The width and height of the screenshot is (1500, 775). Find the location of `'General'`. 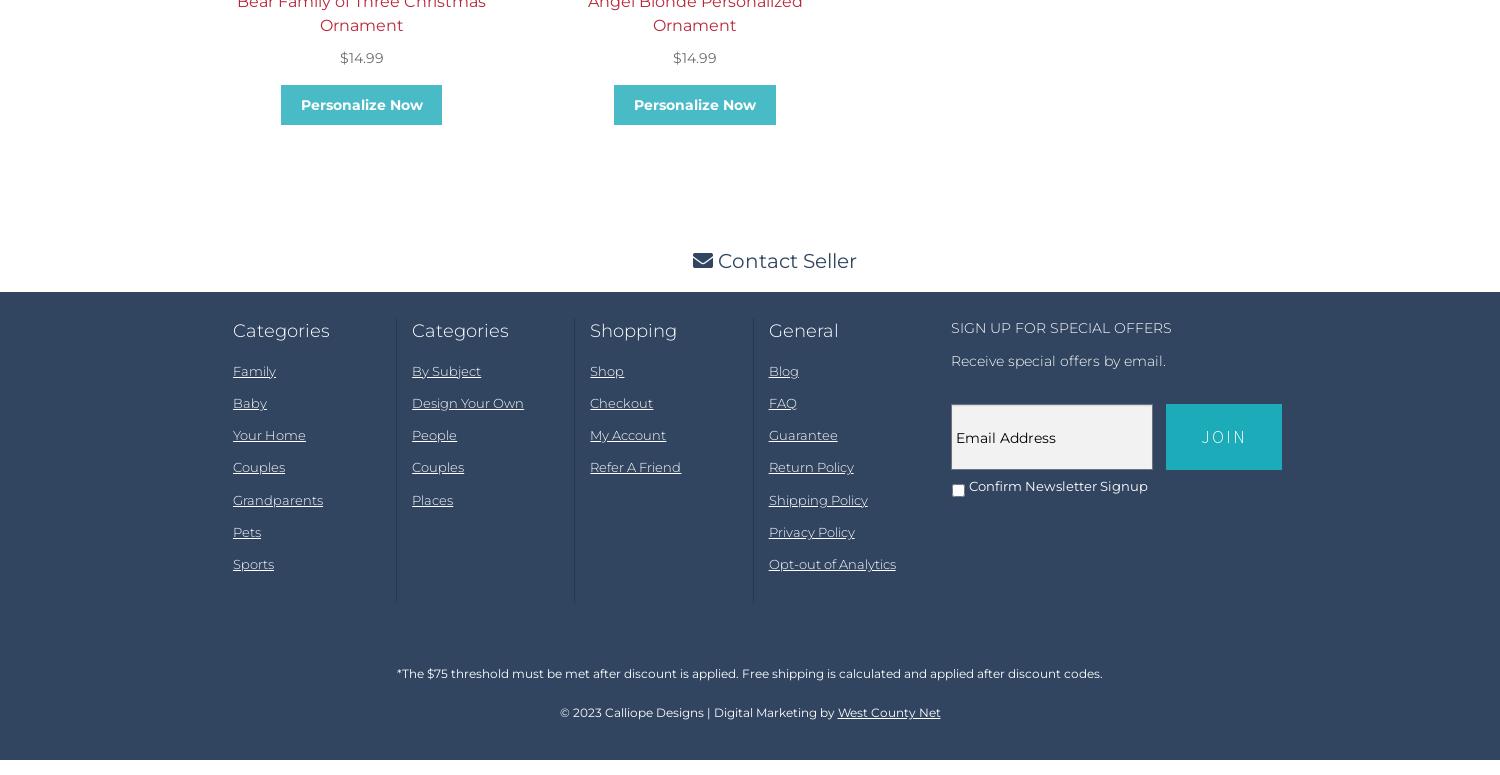

'General' is located at coordinates (802, 346).